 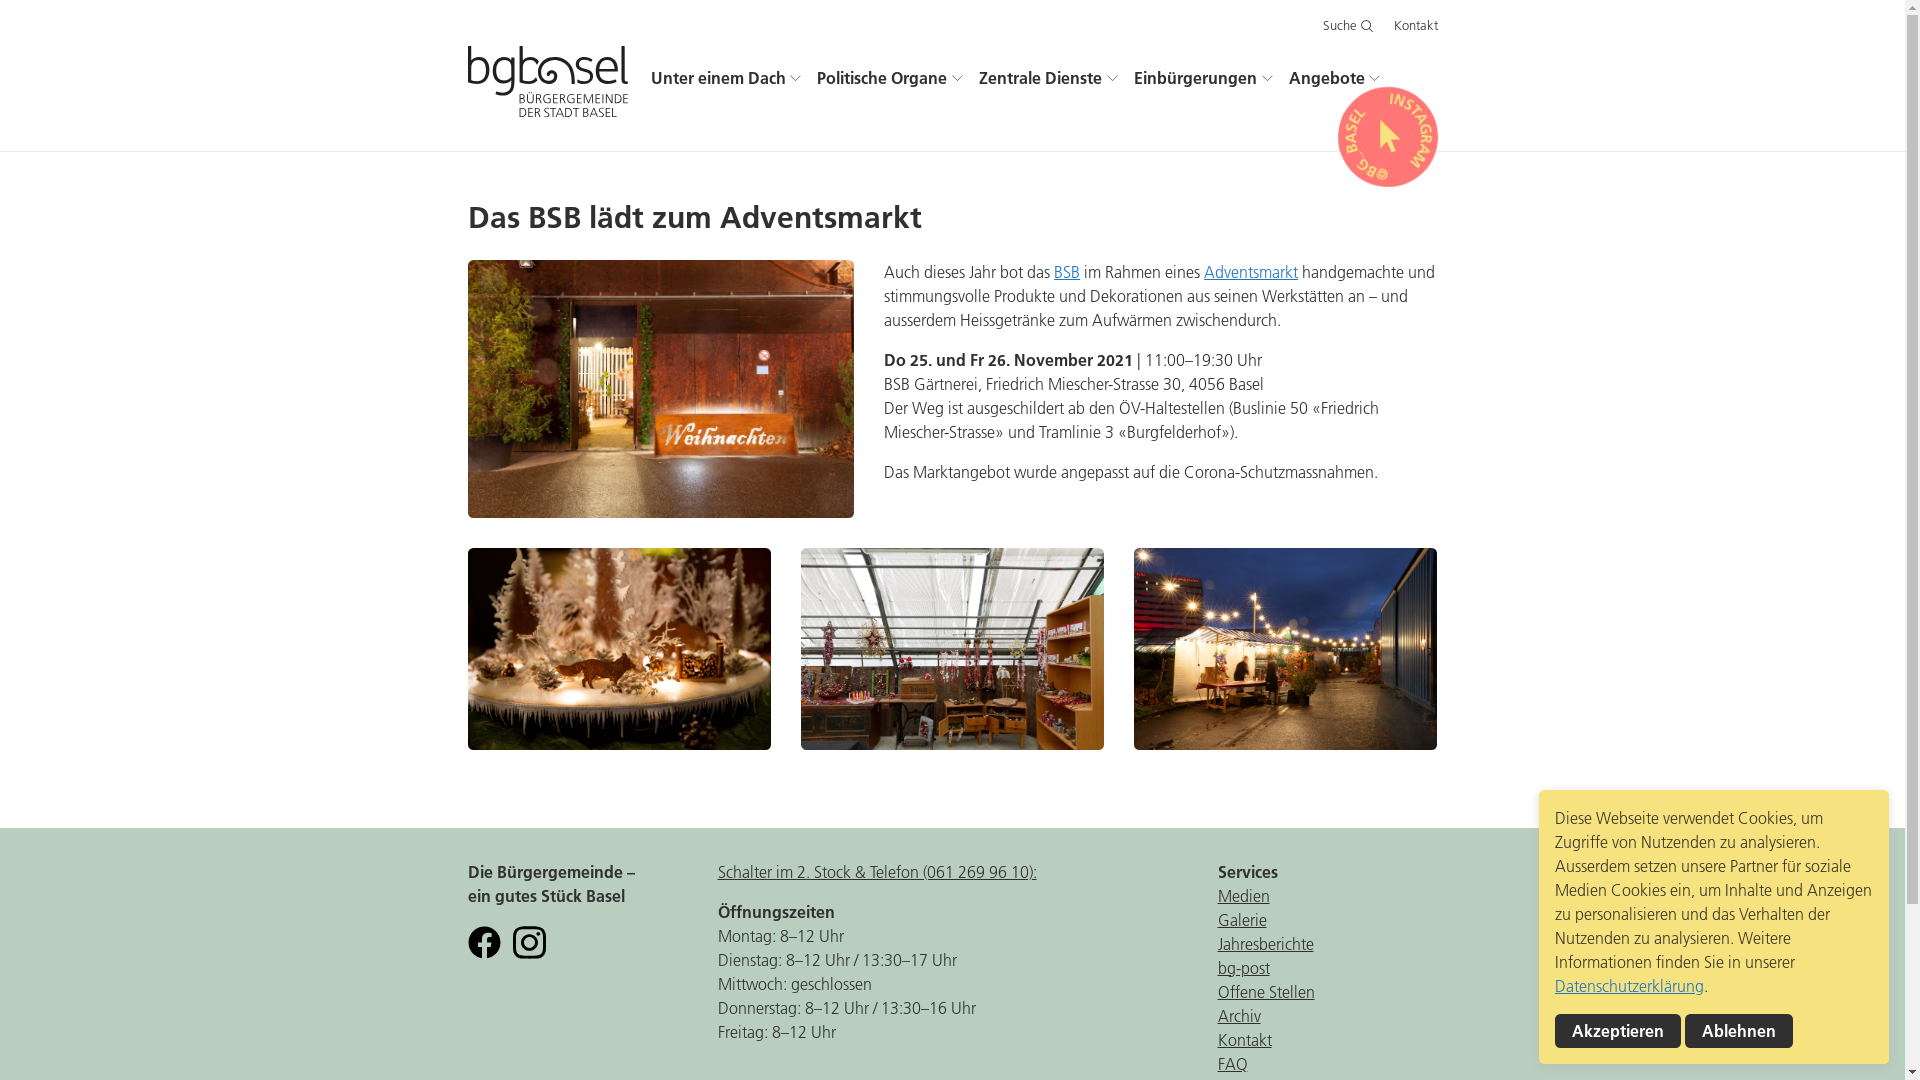 I want to click on 'Medien', so click(x=1242, y=894).